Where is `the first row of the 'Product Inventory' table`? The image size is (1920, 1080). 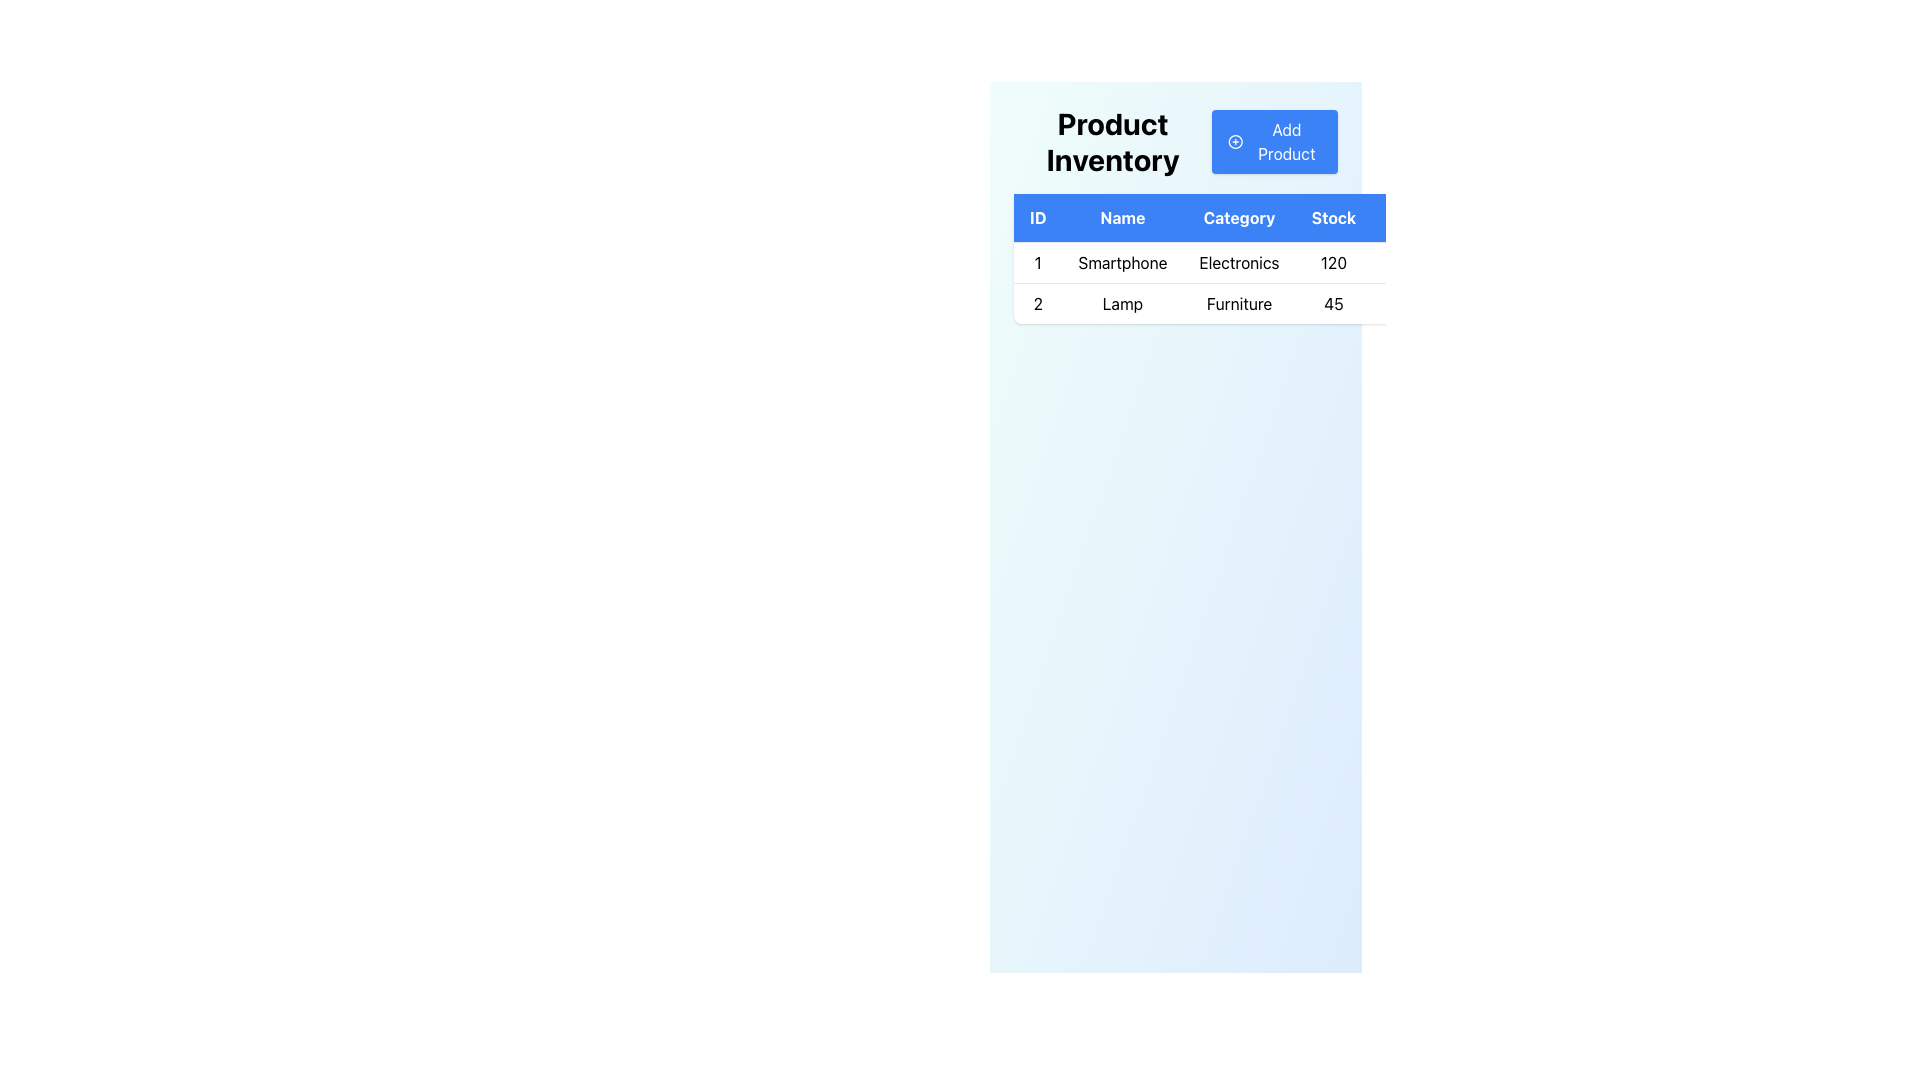
the first row of the 'Product Inventory' table is located at coordinates (1237, 257).